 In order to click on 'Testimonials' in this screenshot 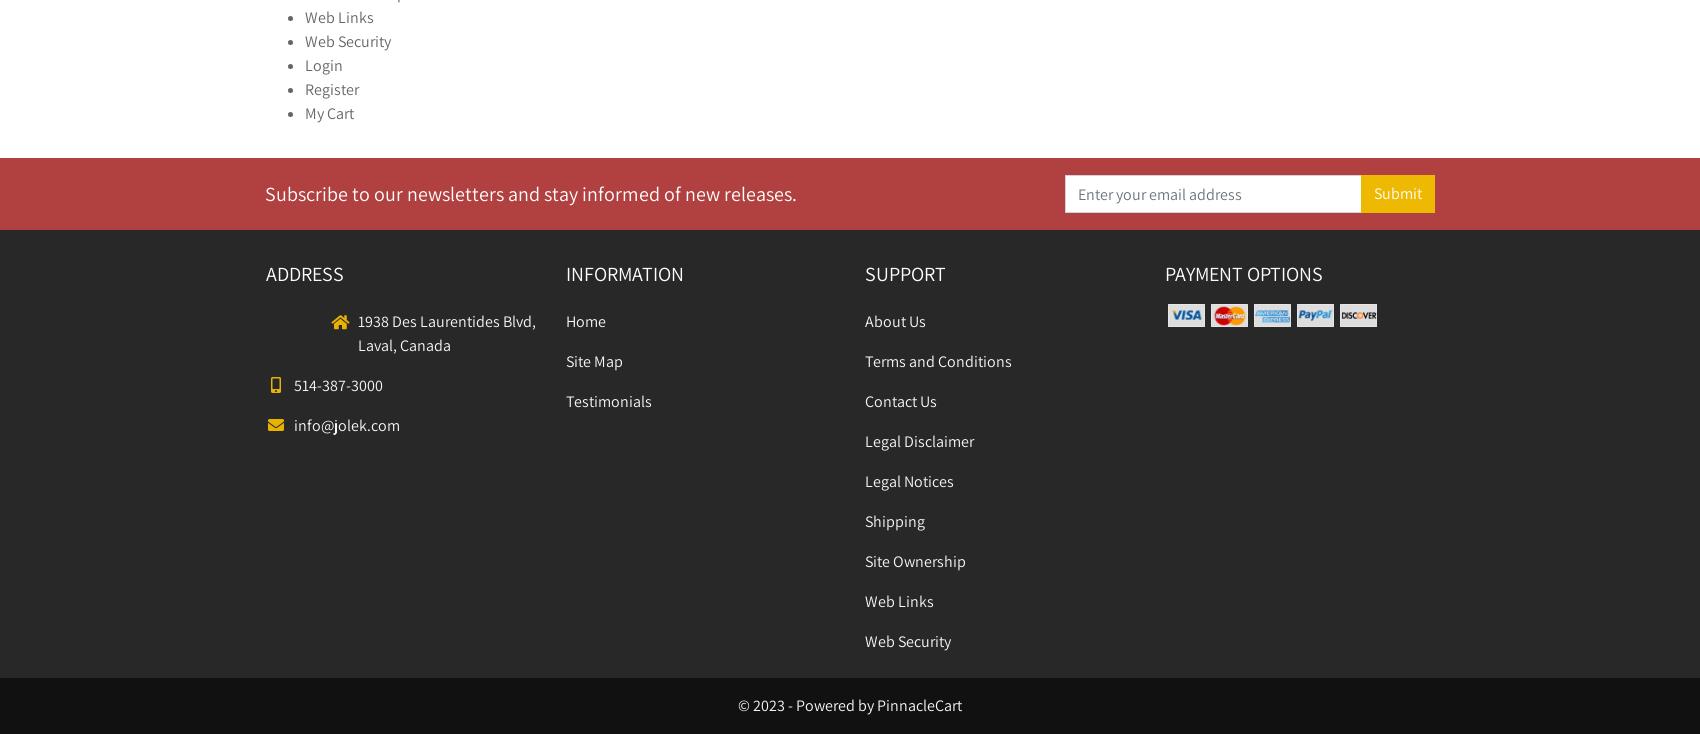, I will do `click(606, 400)`.